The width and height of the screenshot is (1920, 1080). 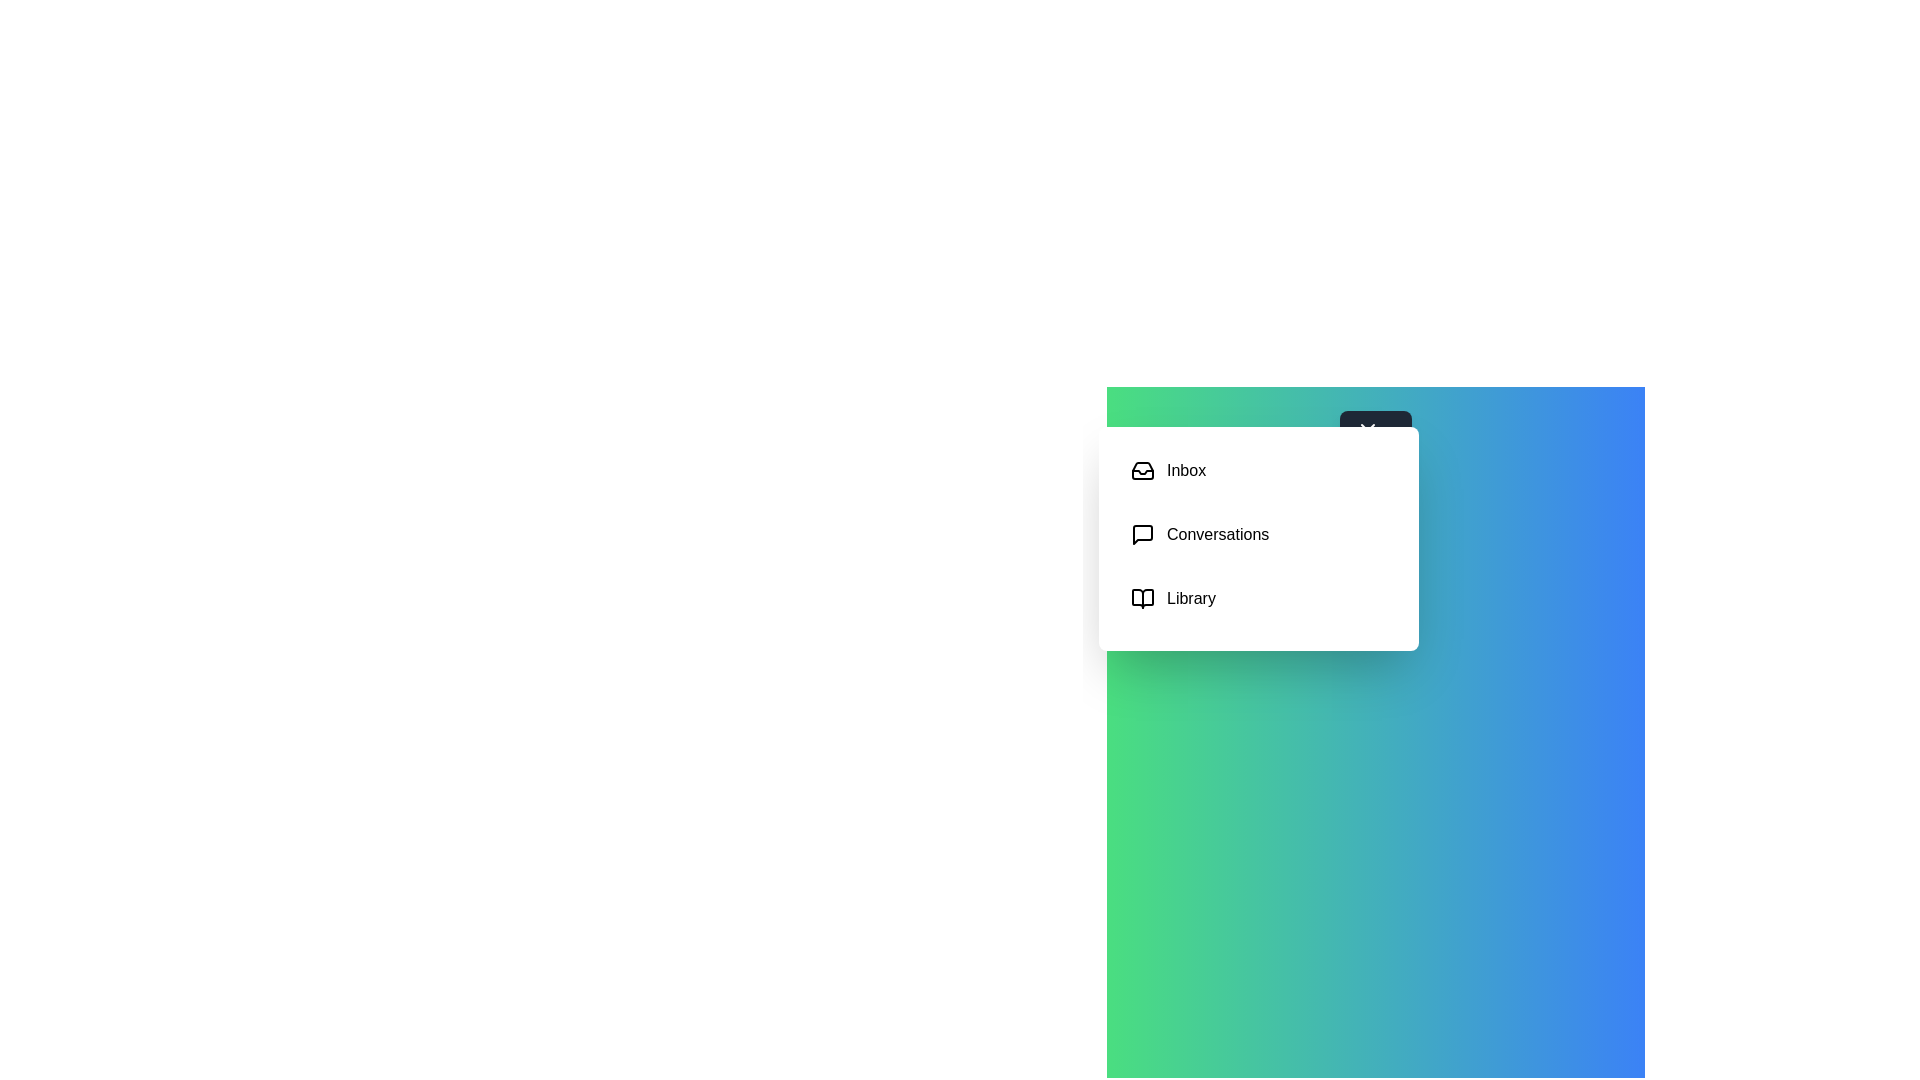 I want to click on the category Conversations to observe the hover effect, so click(x=1257, y=534).